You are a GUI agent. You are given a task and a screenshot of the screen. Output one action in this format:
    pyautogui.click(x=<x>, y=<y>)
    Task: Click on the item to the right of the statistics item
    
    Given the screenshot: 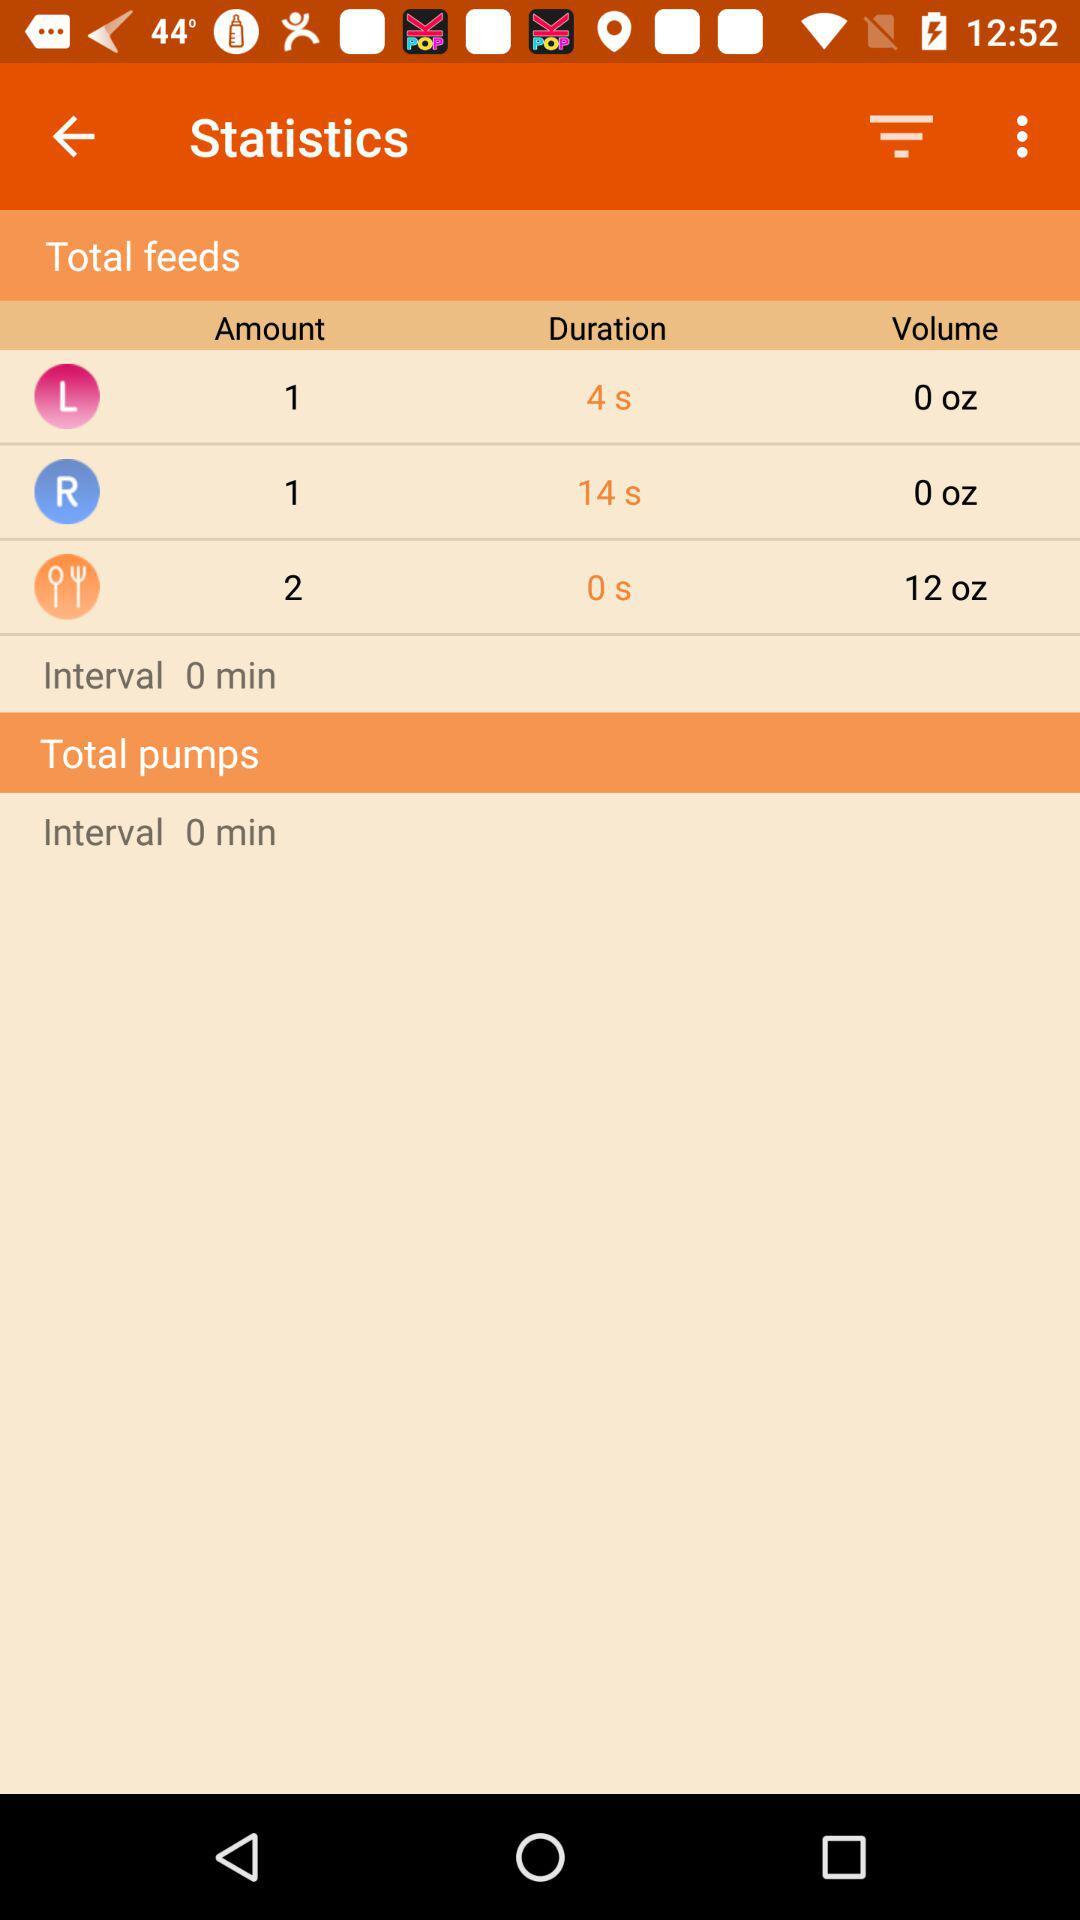 What is the action you would take?
    pyautogui.click(x=901, y=135)
    